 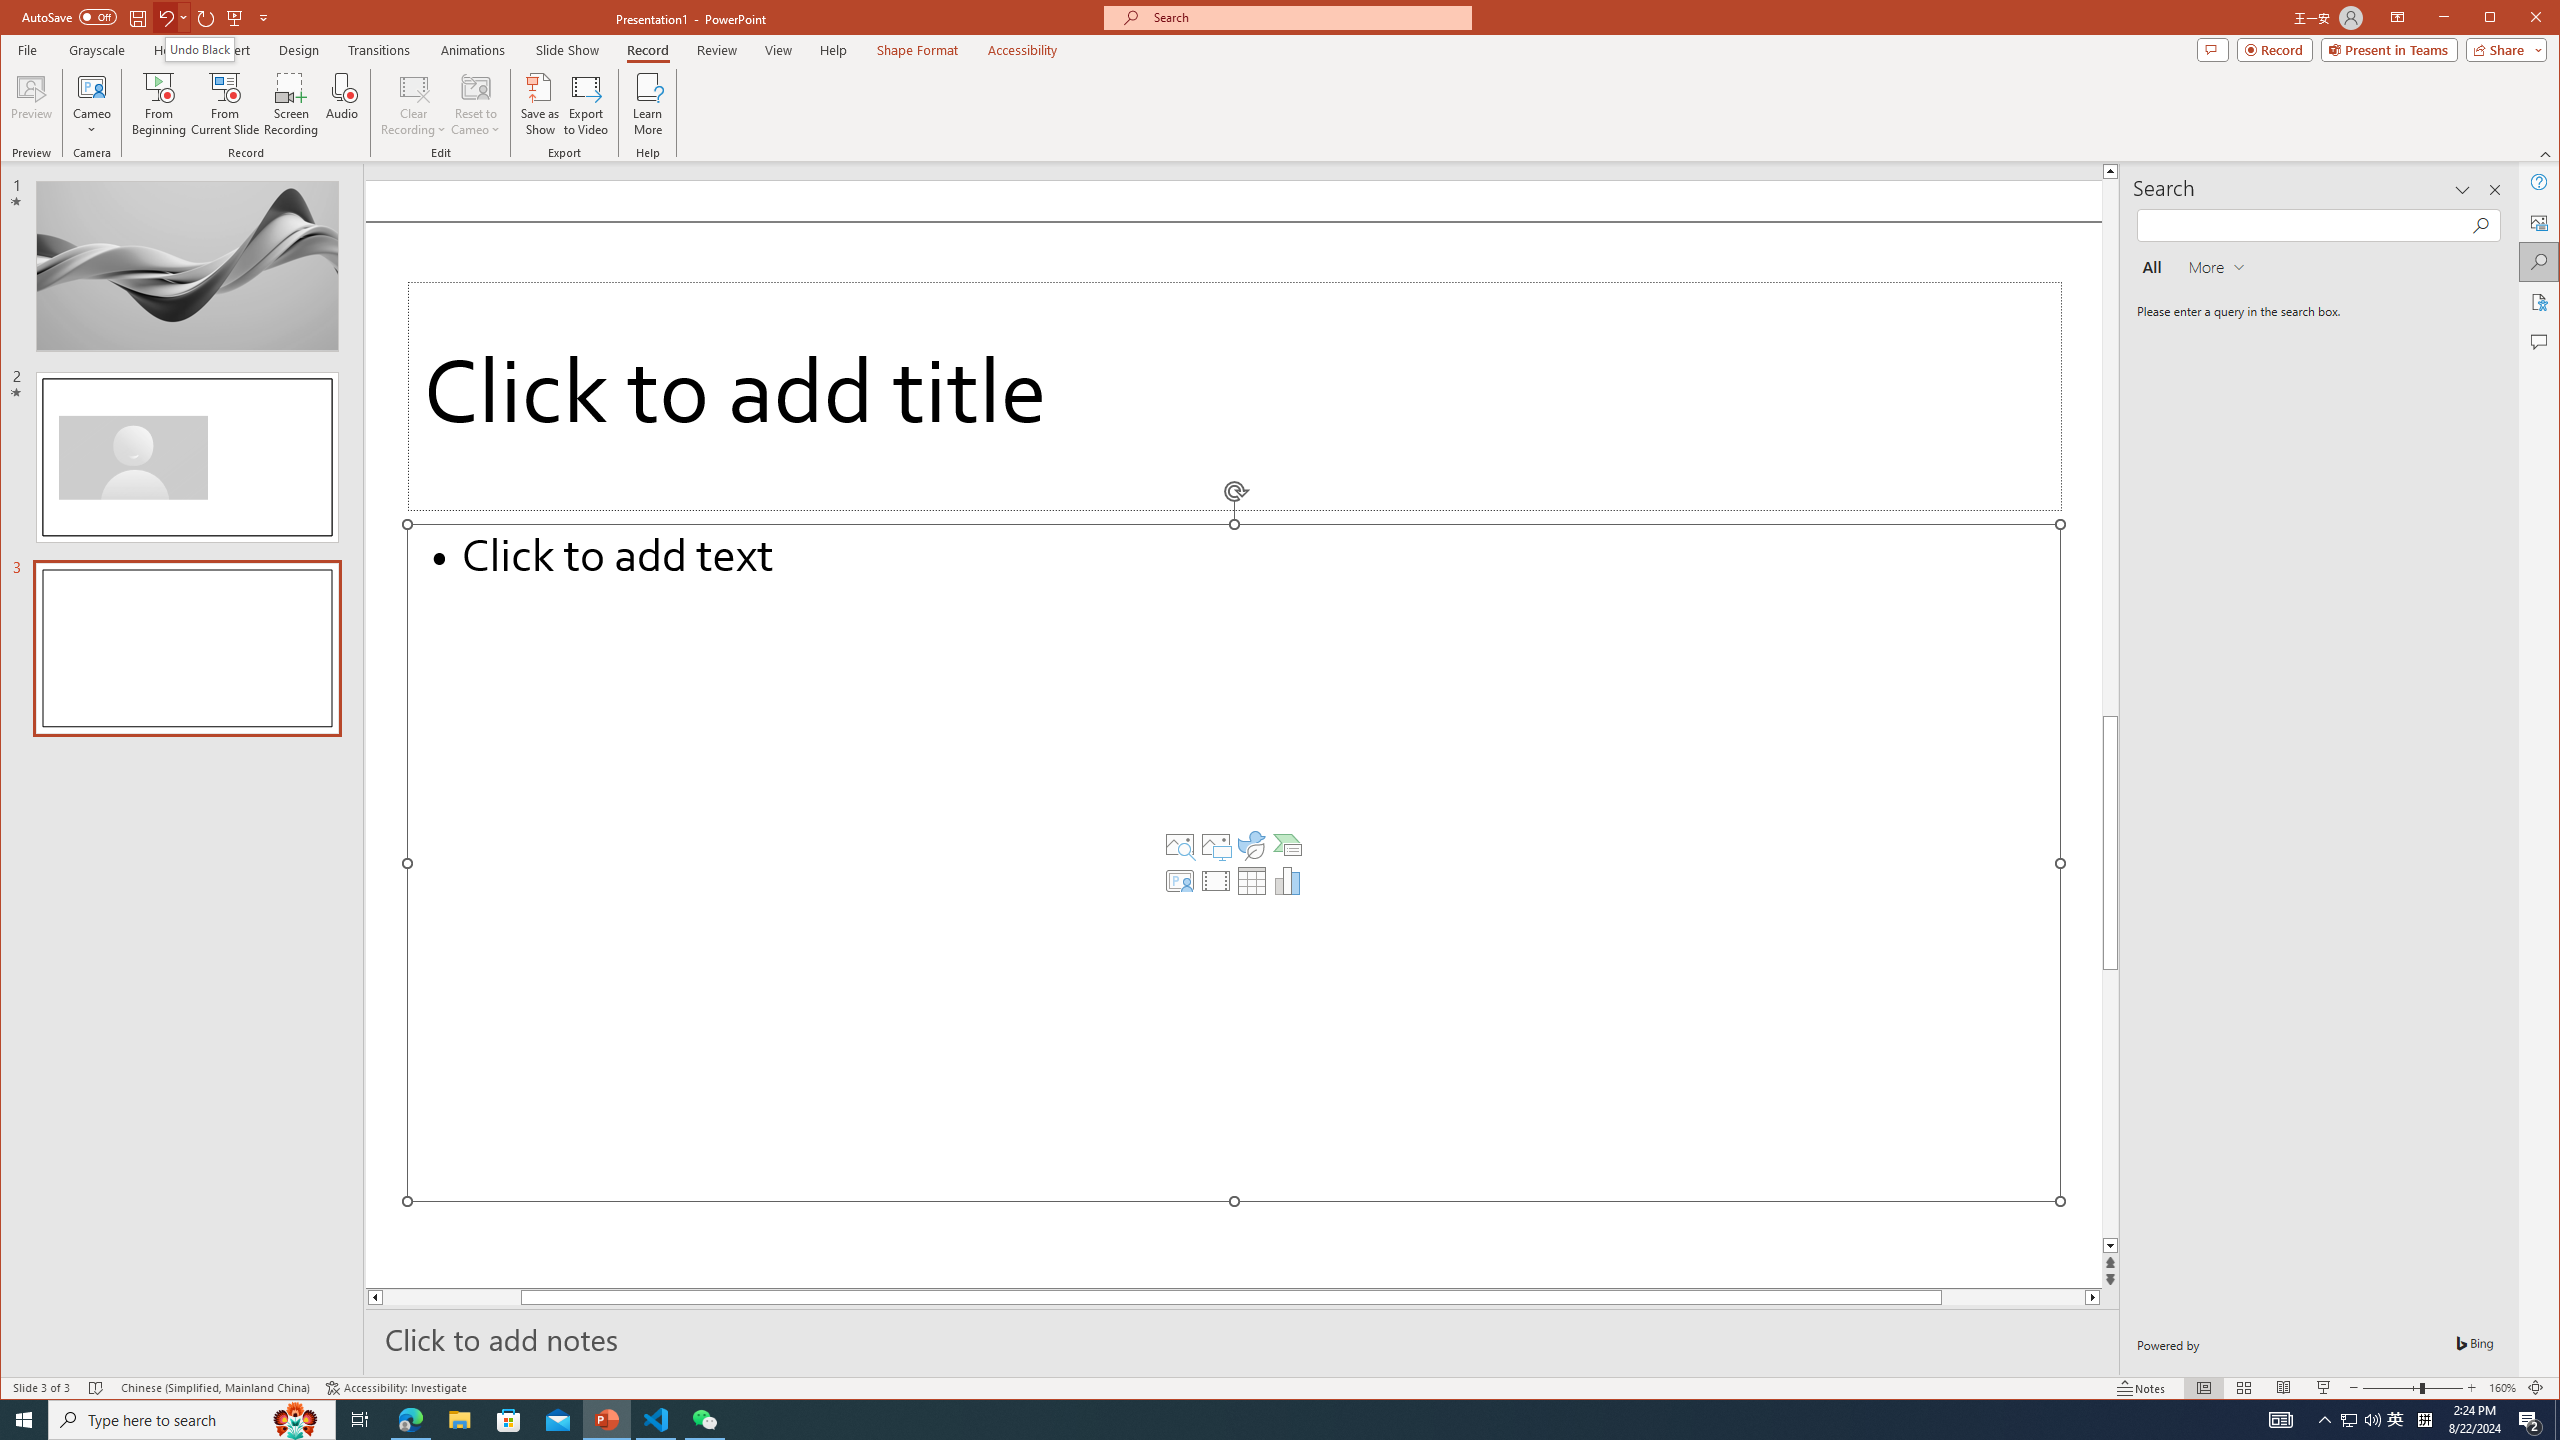 I want to click on 'Save as Show', so click(x=541, y=103).